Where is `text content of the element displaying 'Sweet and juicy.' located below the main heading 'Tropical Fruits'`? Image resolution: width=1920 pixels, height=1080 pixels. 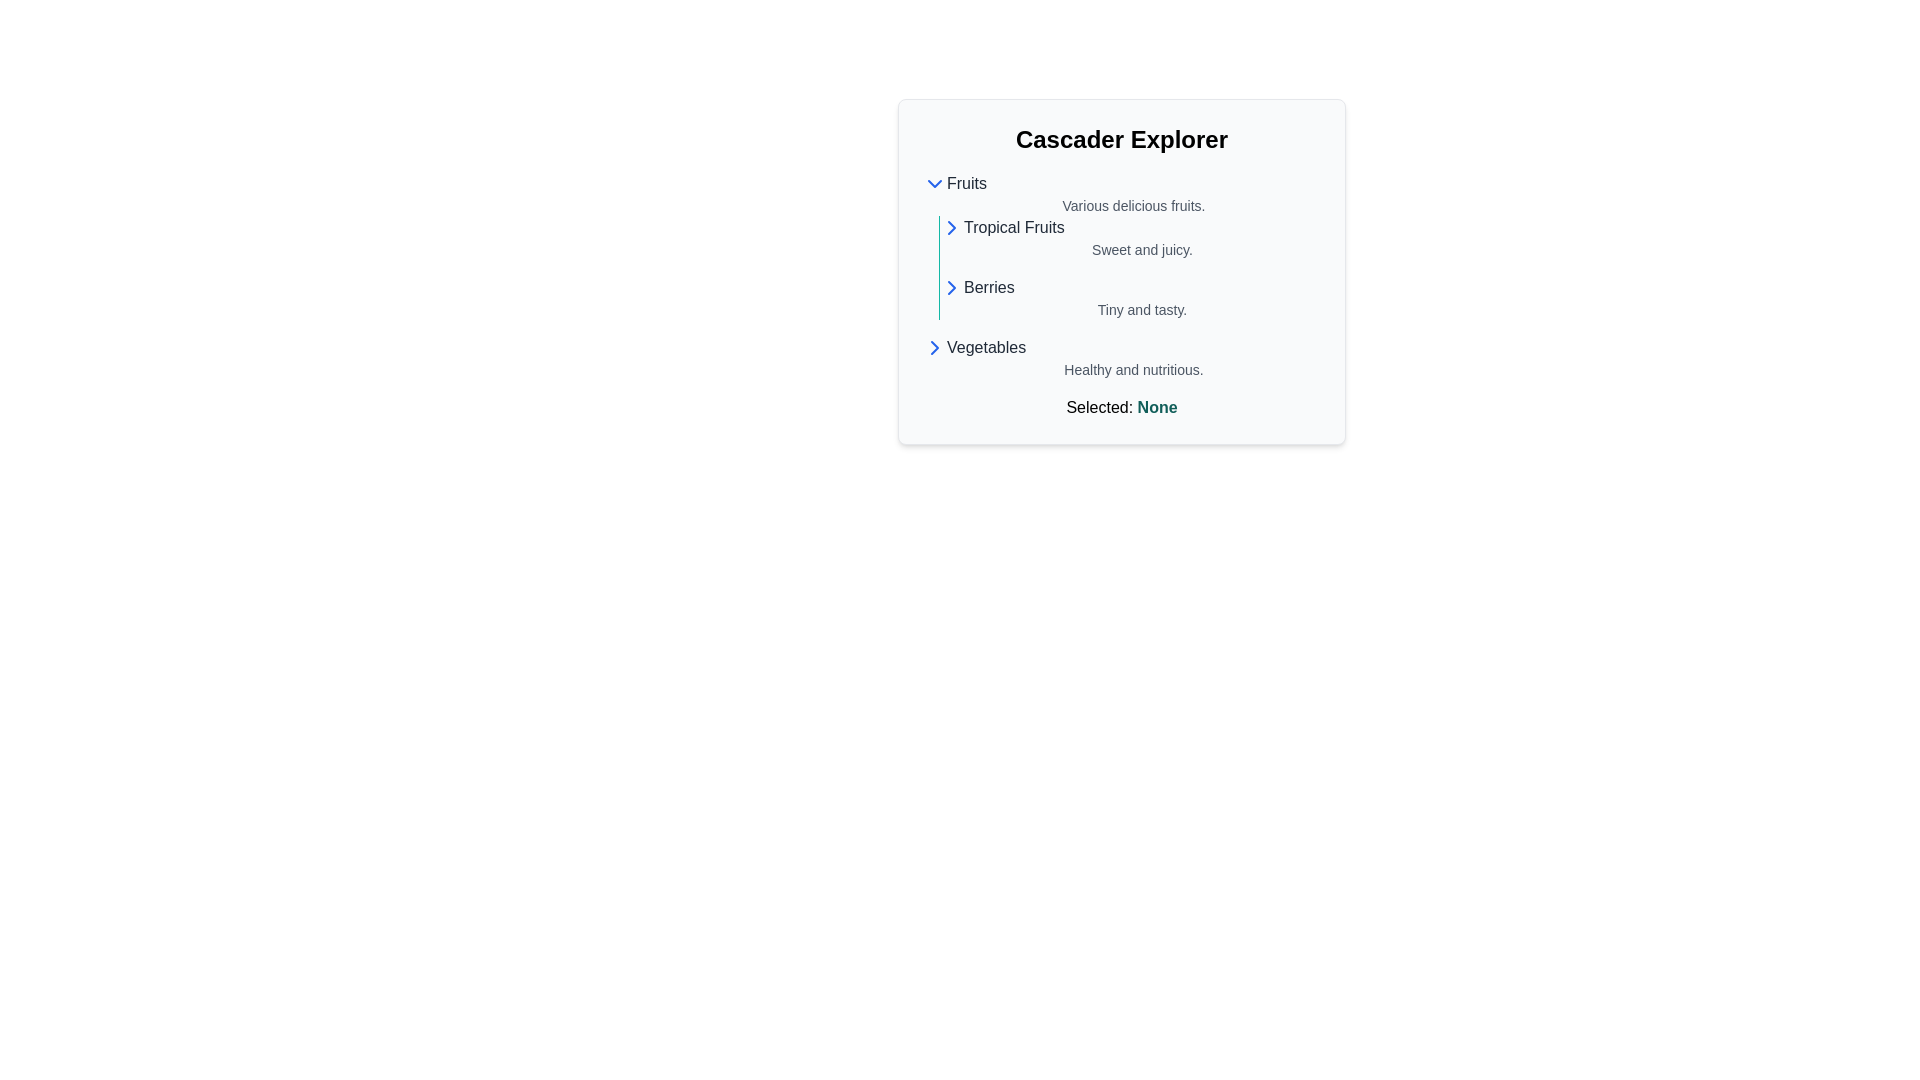
text content of the element displaying 'Sweet and juicy.' located below the main heading 'Tropical Fruits' is located at coordinates (1142, 249).